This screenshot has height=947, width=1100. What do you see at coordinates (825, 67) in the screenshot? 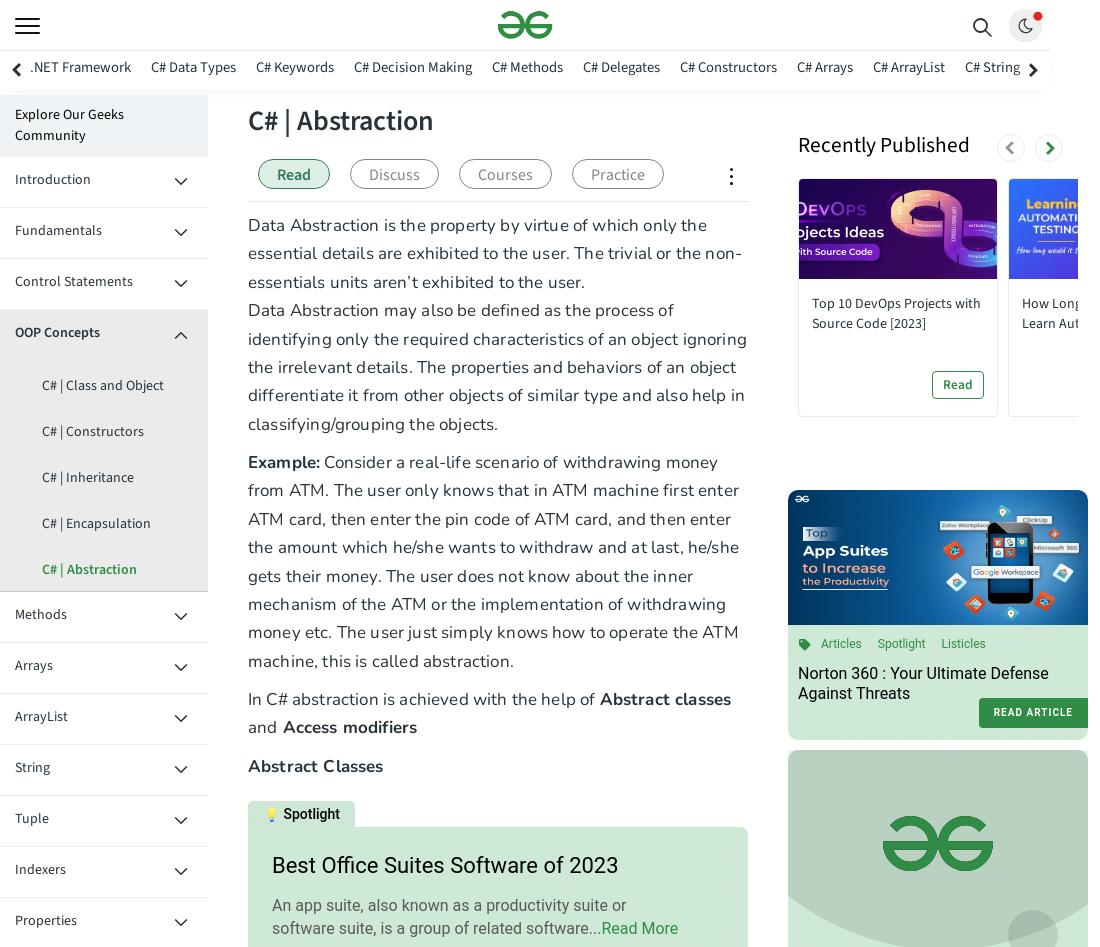
I see `'C# Arrays'` at bounding box center [825, 67].